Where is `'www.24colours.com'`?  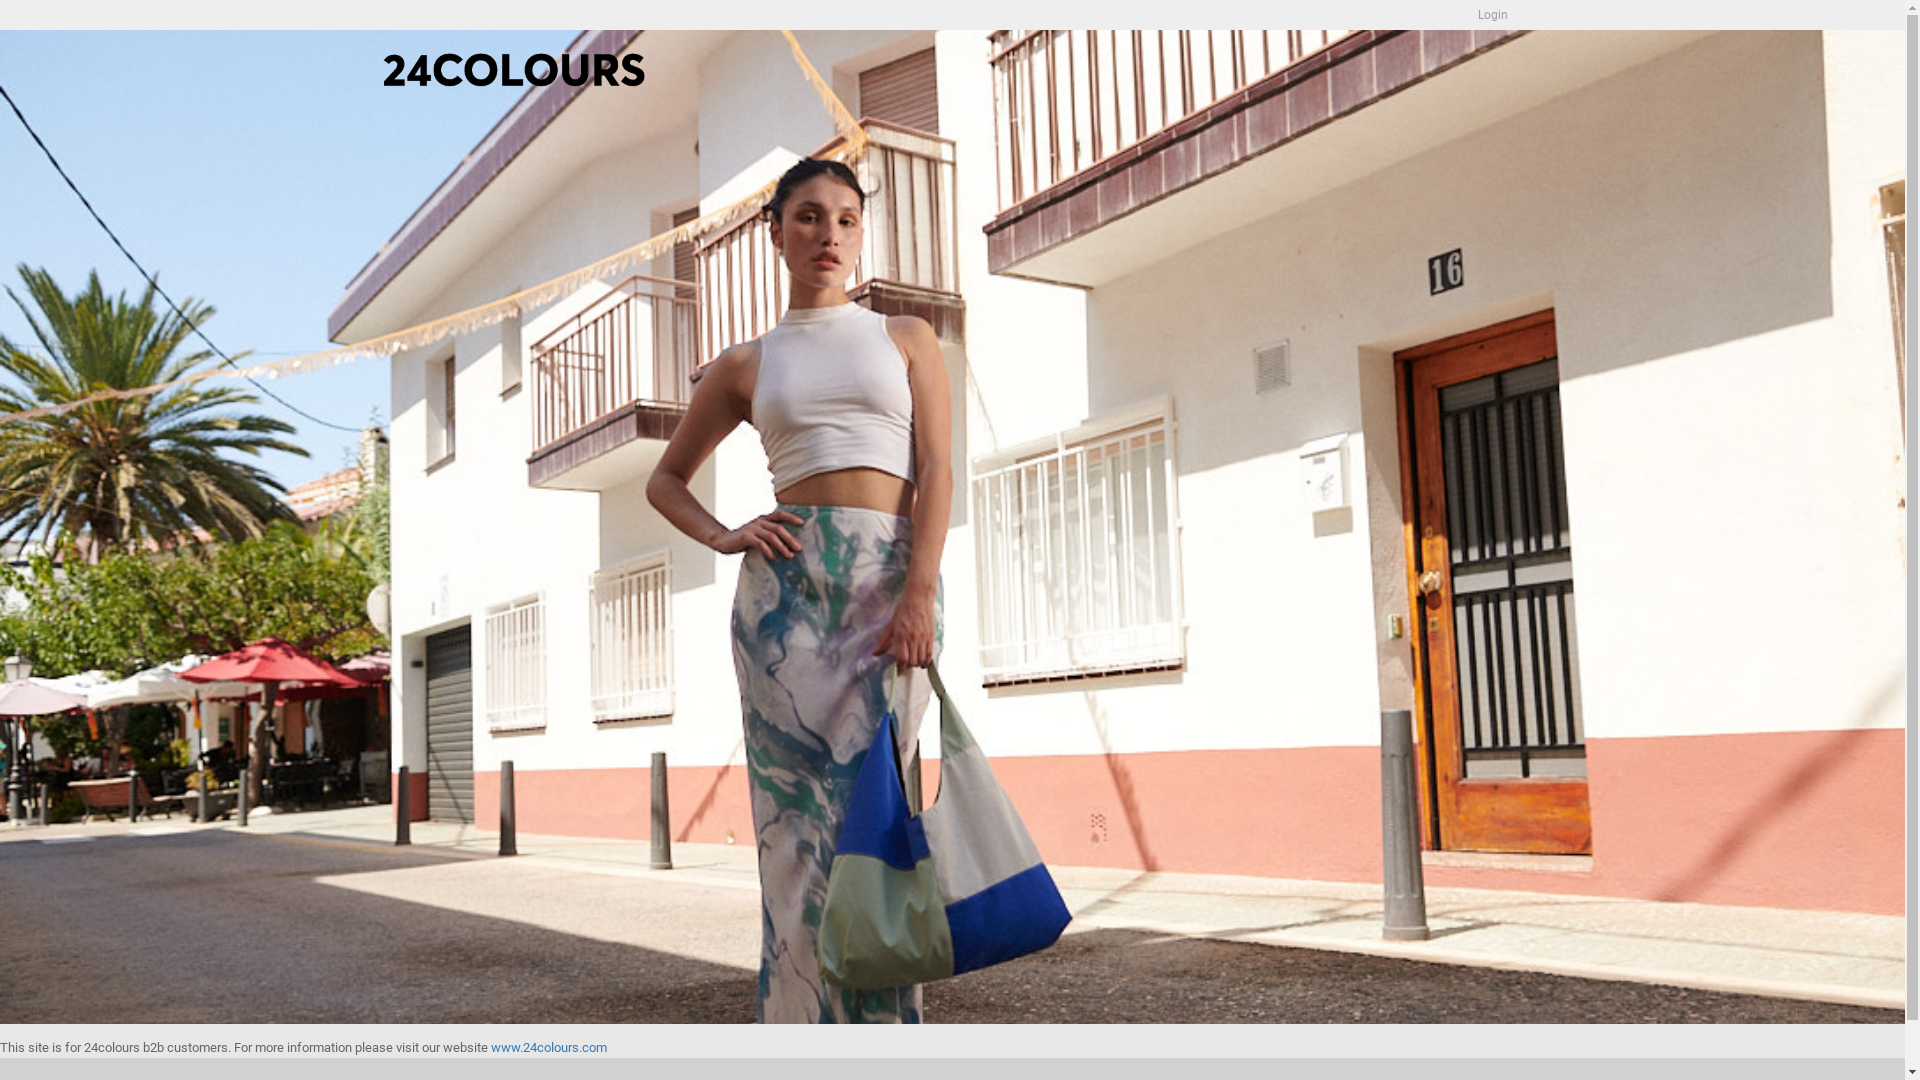
'www.24colours.com' is located at coordinates (548, 1046).